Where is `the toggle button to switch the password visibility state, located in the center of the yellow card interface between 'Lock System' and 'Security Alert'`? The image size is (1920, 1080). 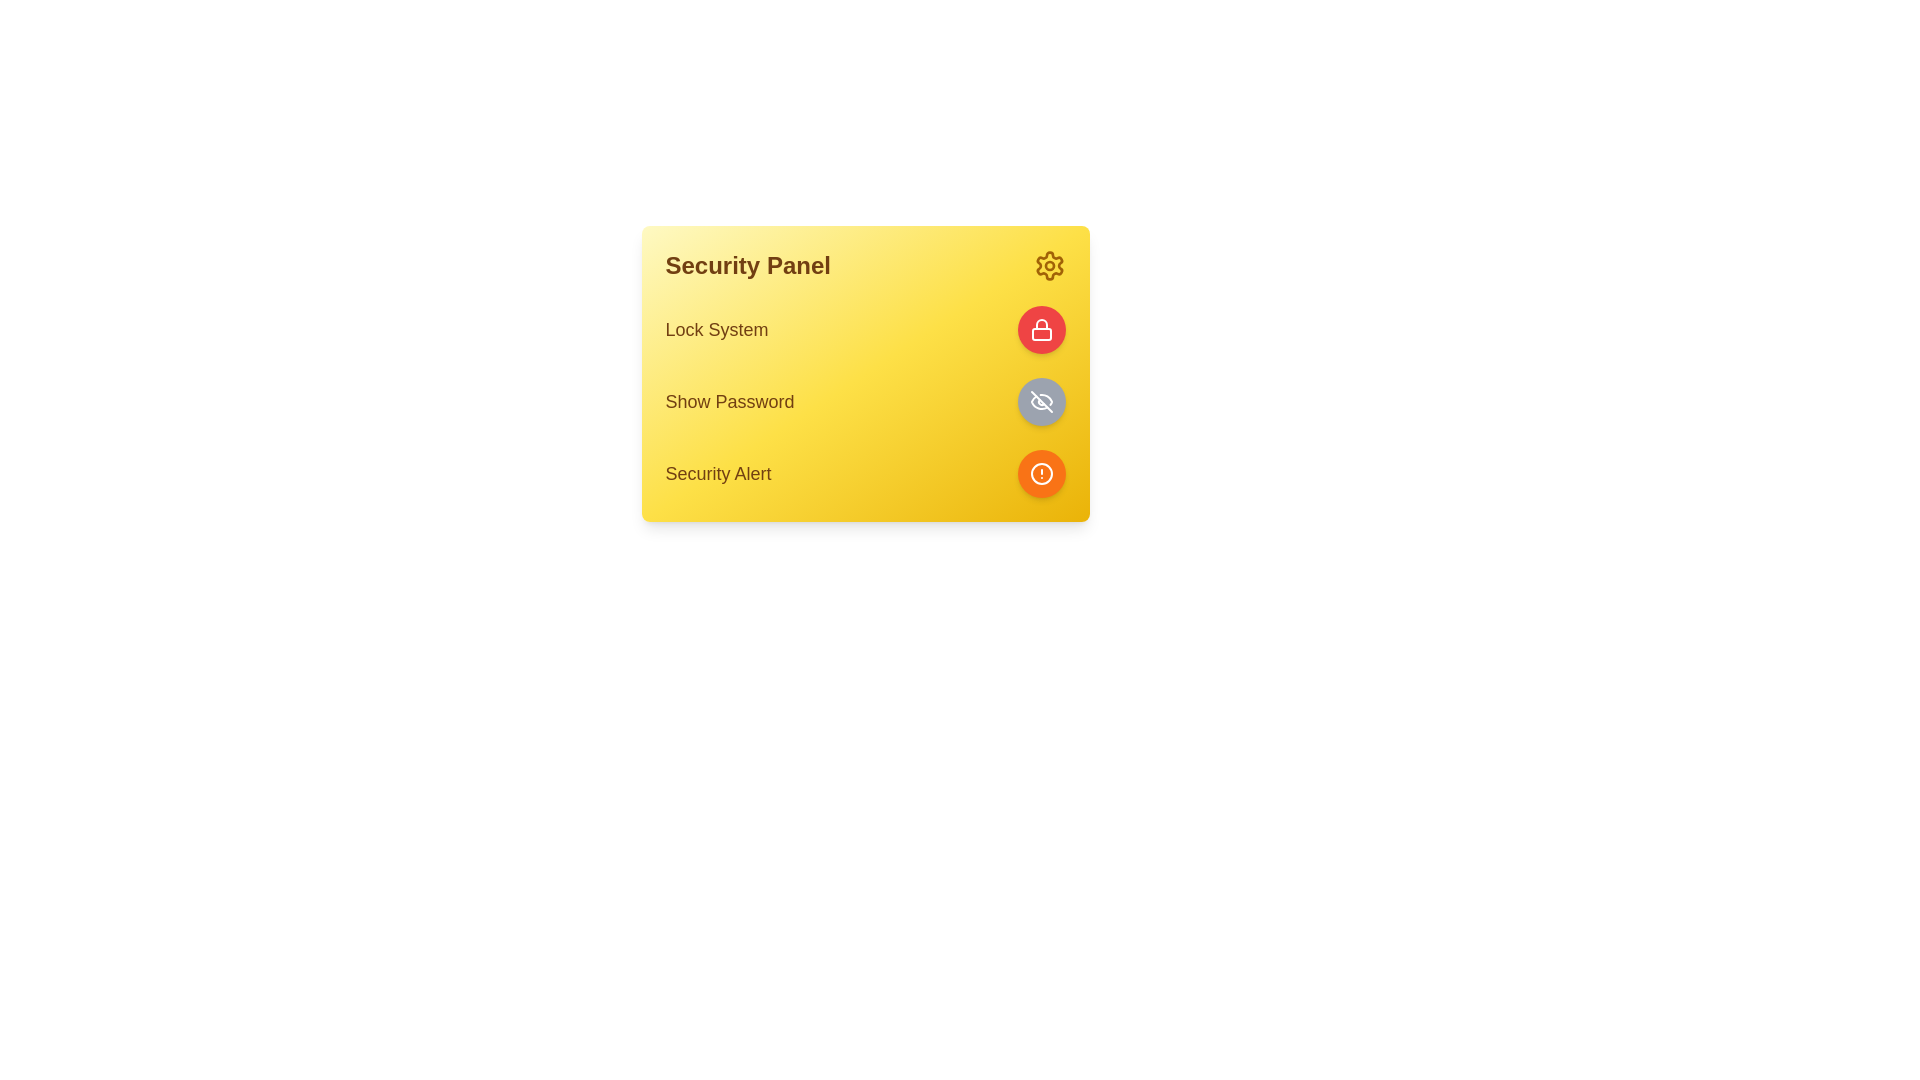
the toggle button to switch the password visibility state, located in the center of the yellow card interface between 'Lock System' and 'Security Alert' is located at coordinates (865, 401).